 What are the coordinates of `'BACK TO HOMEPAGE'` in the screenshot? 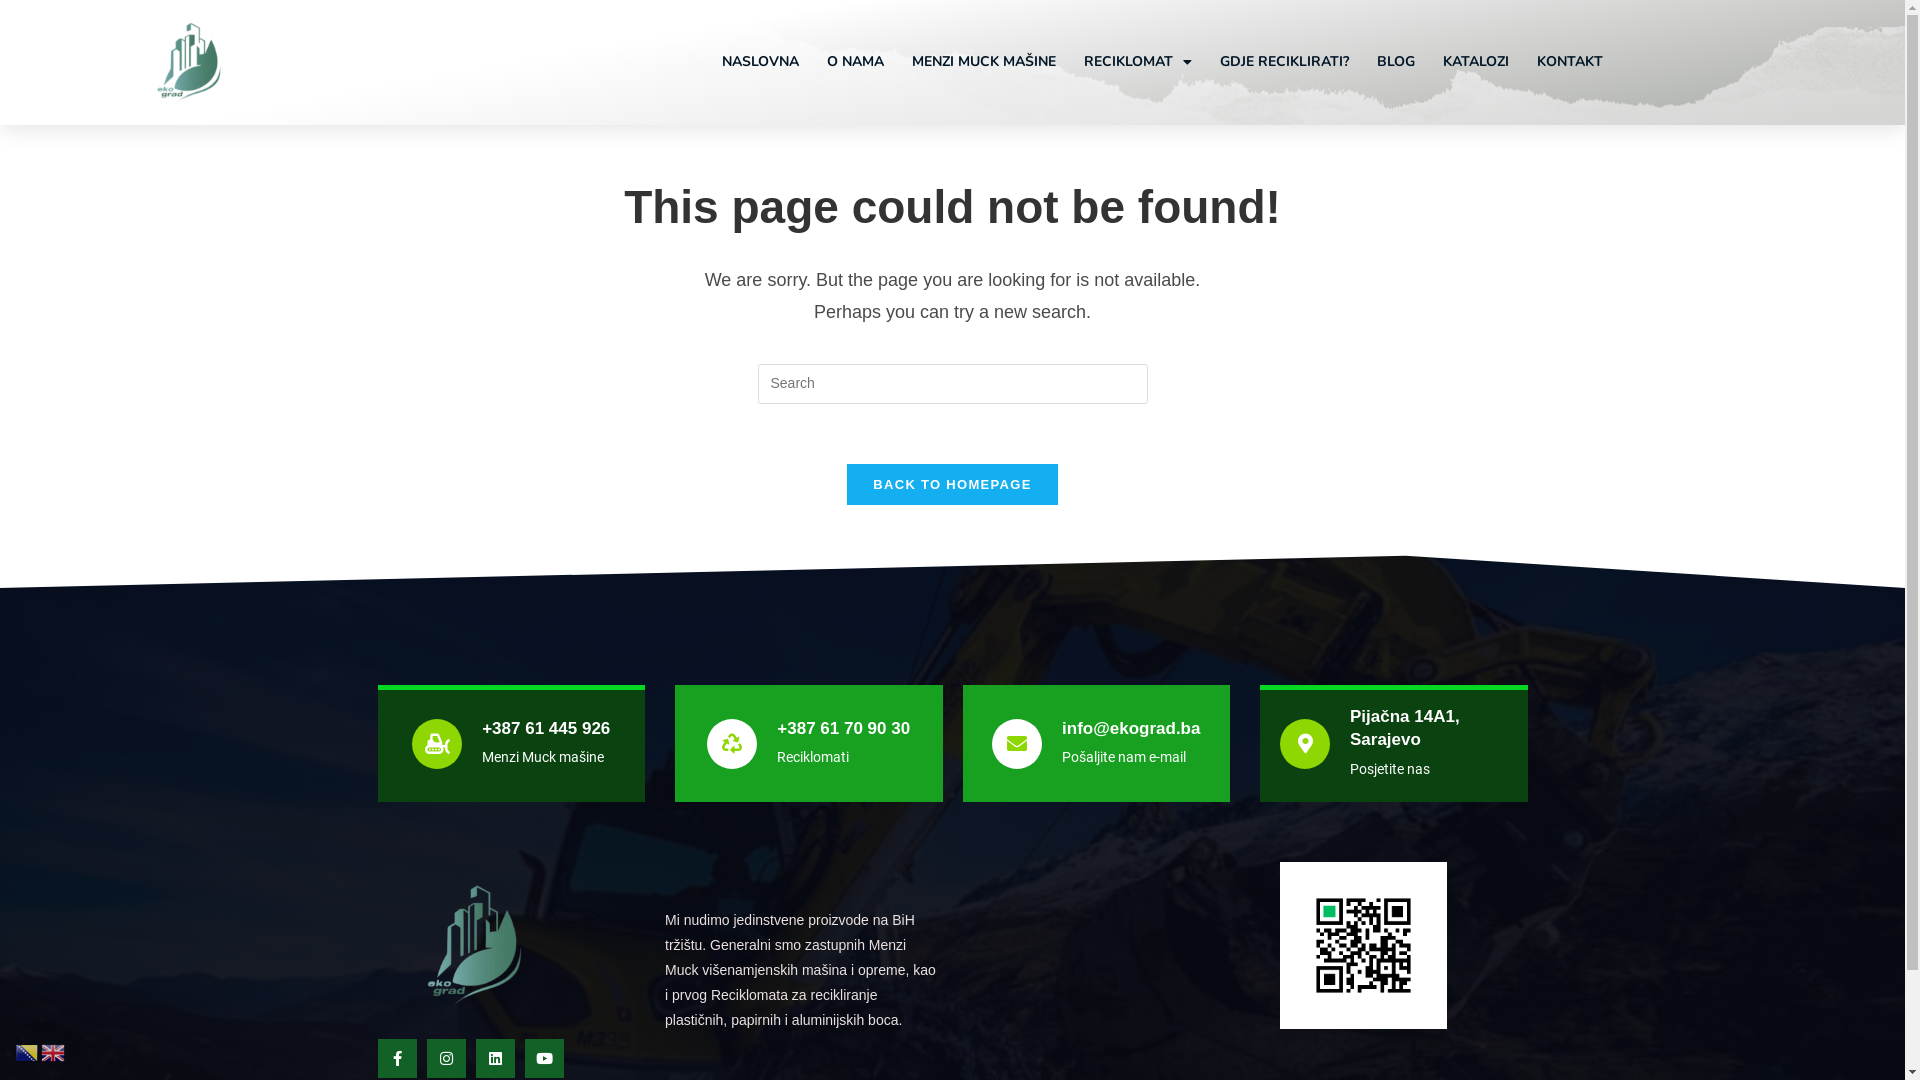 It's located at (846, 484).